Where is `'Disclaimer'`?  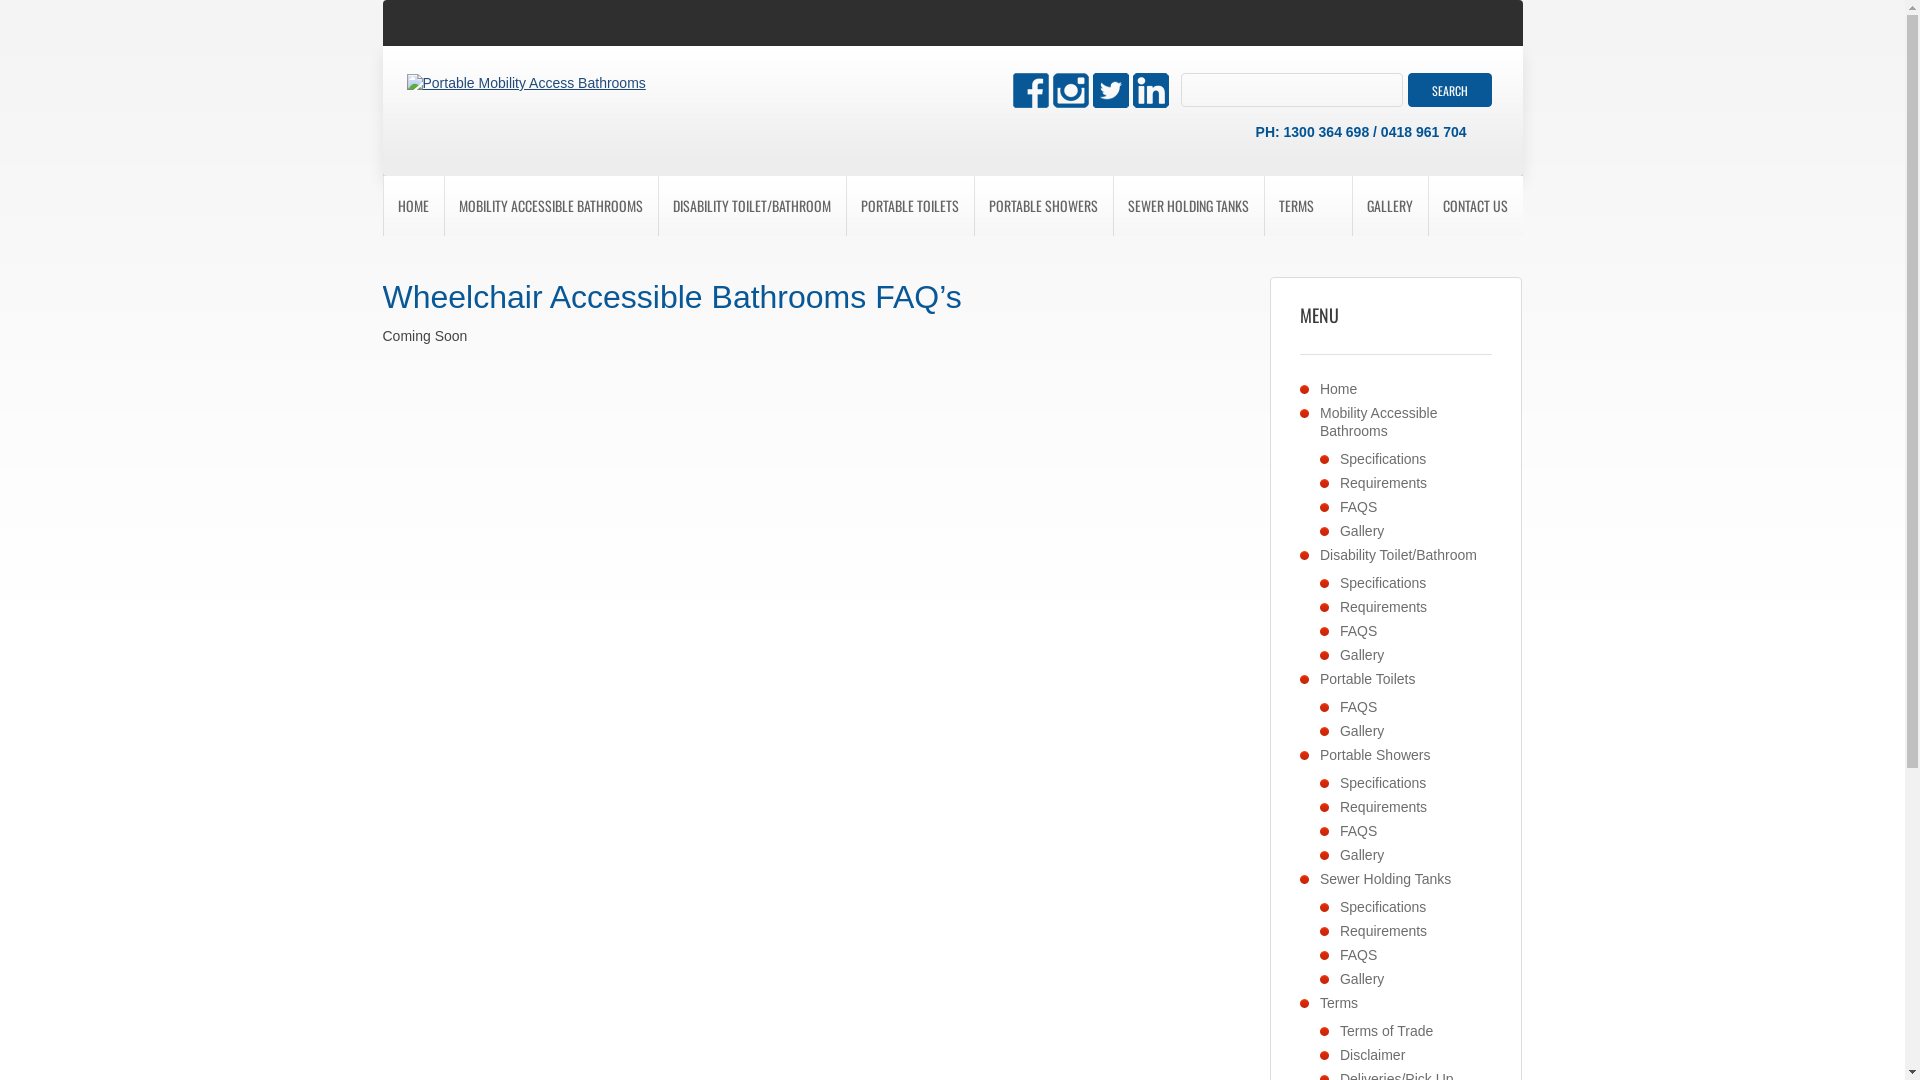 'Disclaimer' is located at coordinates (1371, 1054).